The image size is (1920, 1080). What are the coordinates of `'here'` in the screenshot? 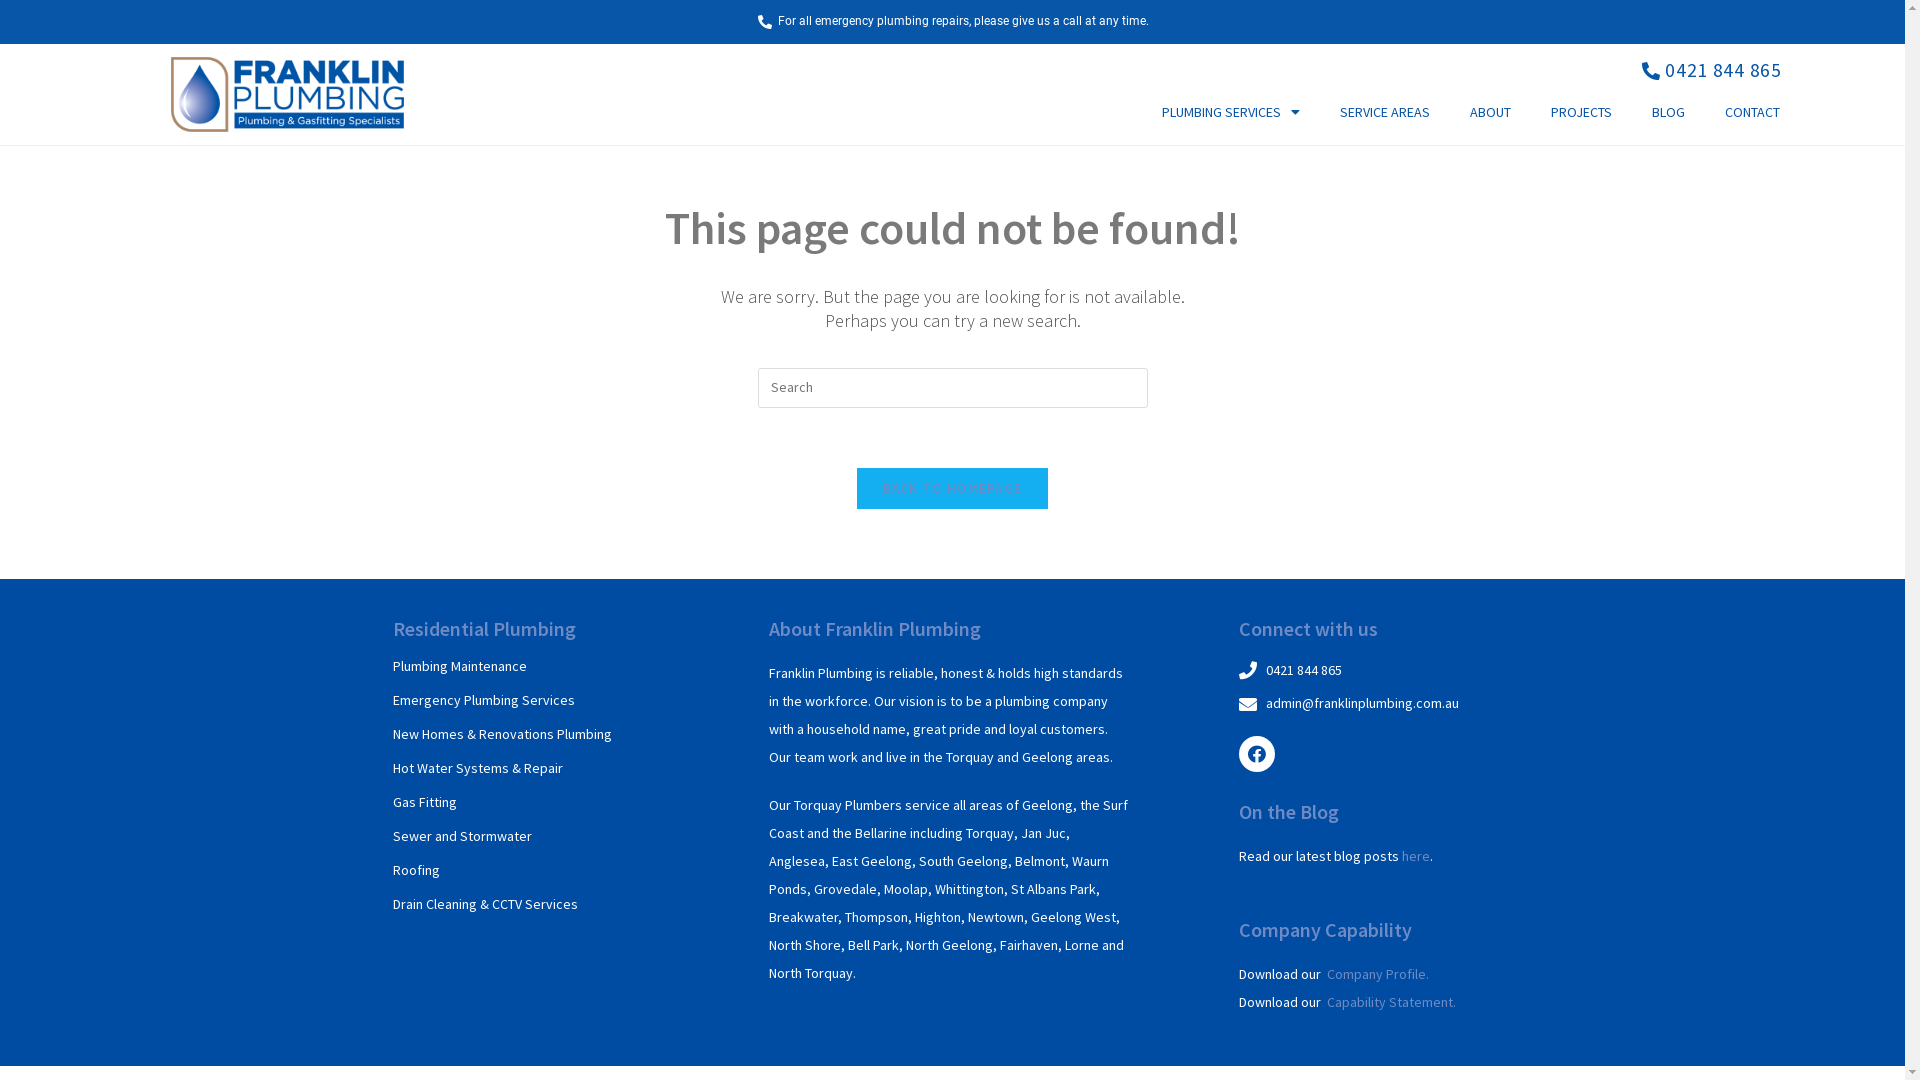 It's located at (1415, 855).